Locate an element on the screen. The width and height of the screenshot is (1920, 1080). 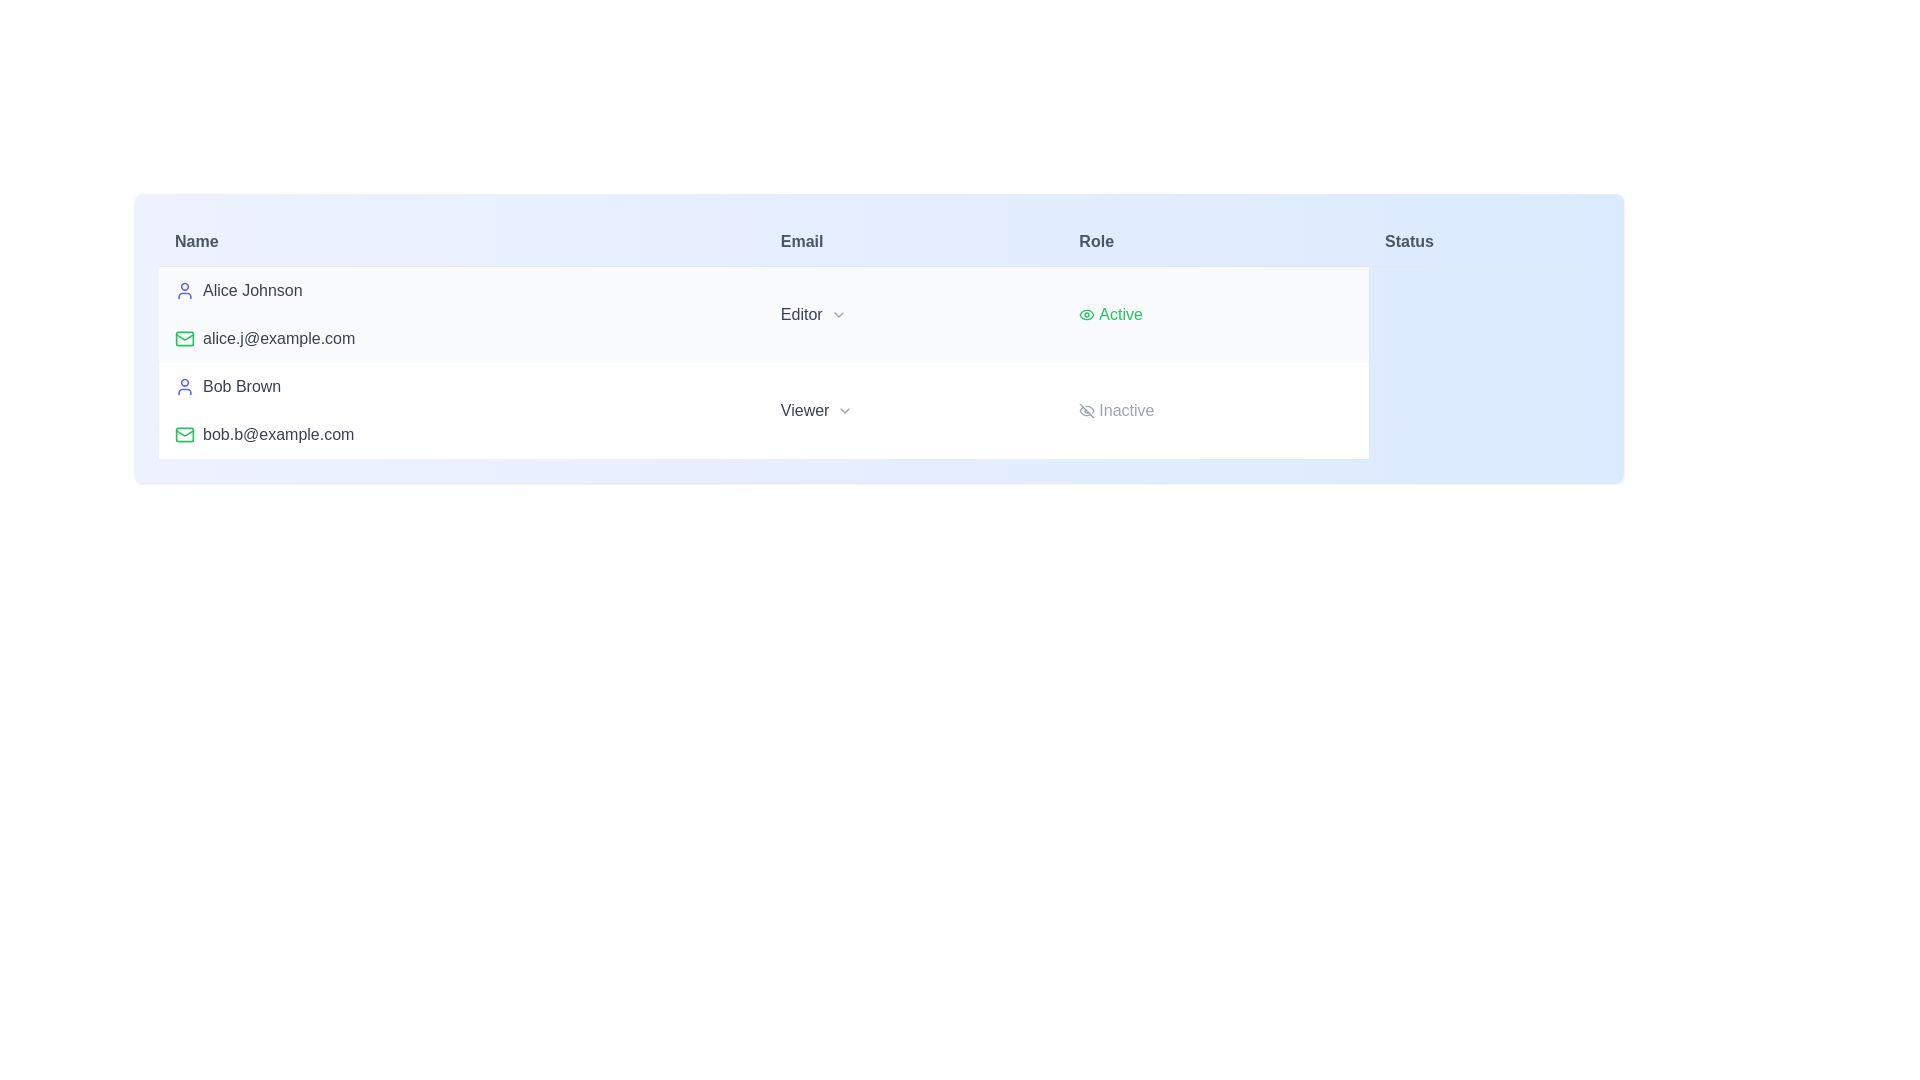
the table header row containing the labels 'Name', 'Email', 'Role' is located at coordinates (879, 241).